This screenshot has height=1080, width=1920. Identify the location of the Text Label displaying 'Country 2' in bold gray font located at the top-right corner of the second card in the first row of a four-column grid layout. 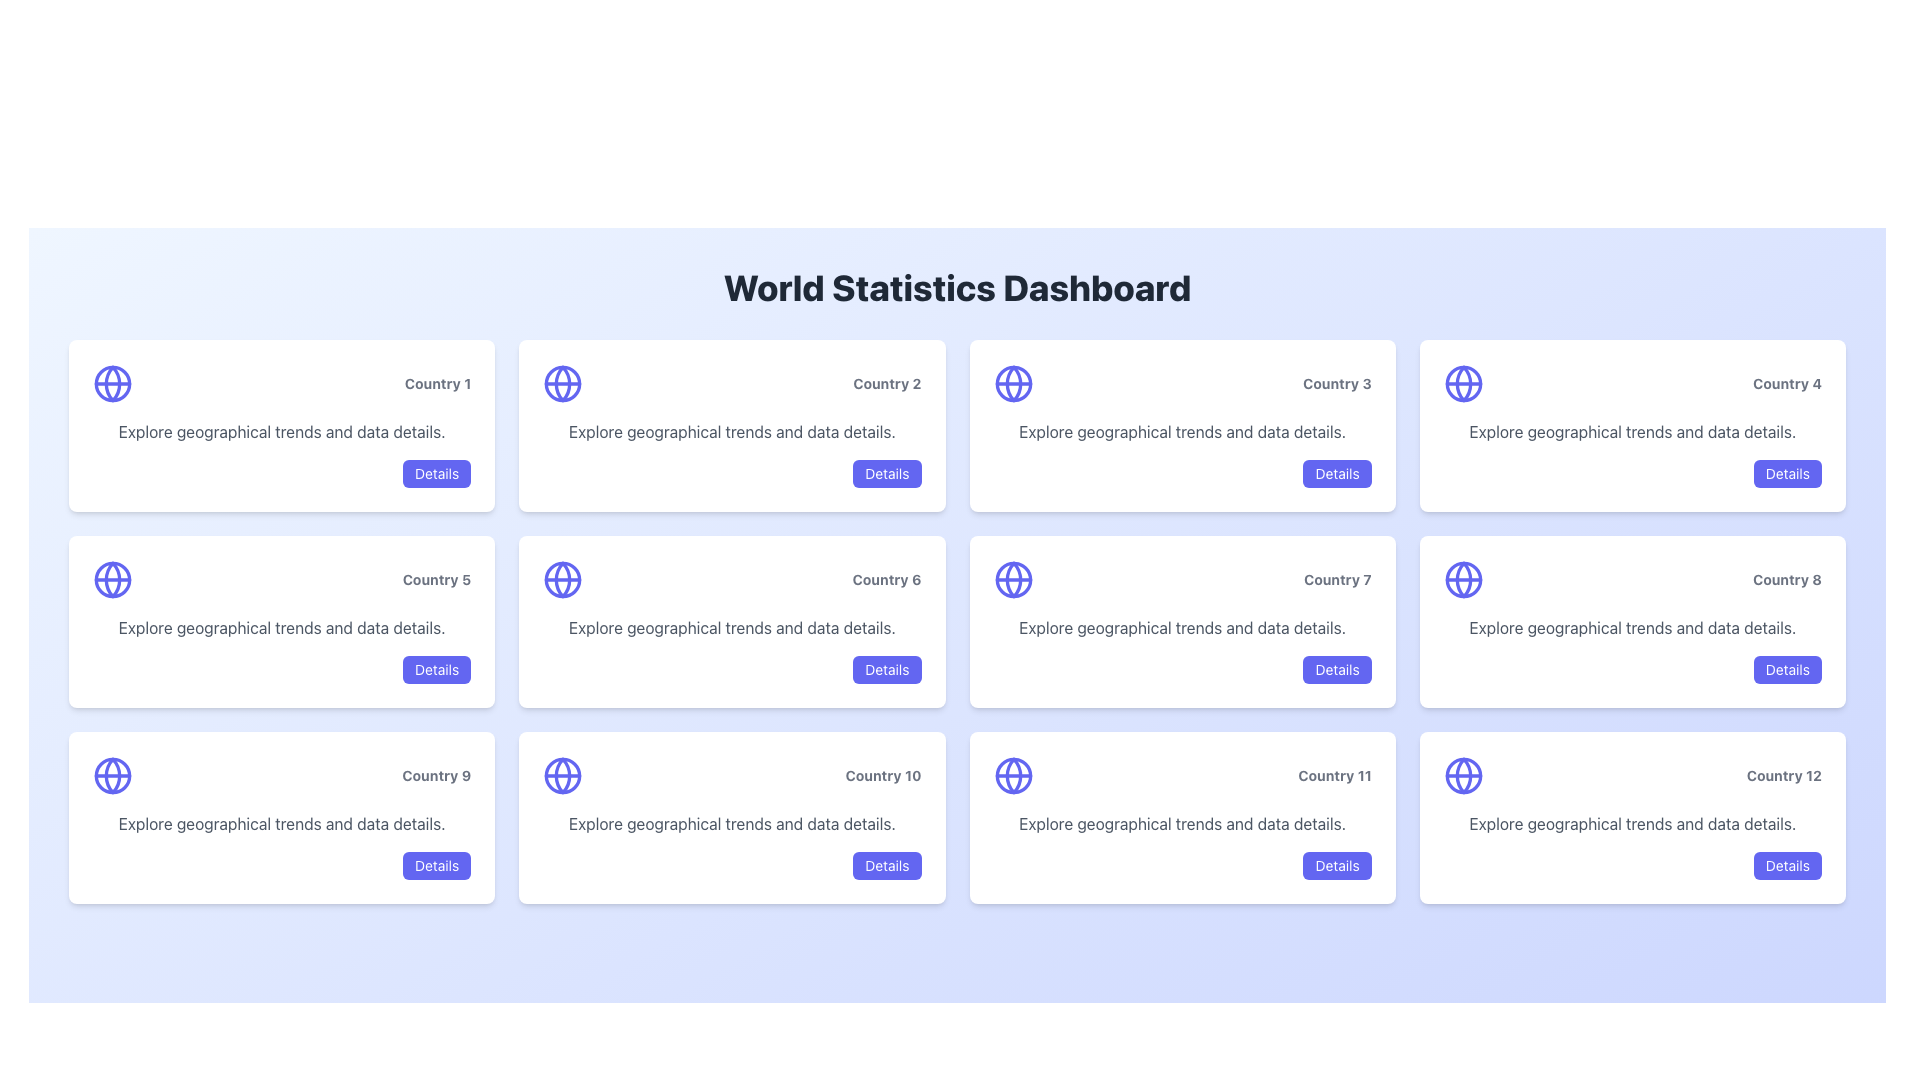
(731, 384).